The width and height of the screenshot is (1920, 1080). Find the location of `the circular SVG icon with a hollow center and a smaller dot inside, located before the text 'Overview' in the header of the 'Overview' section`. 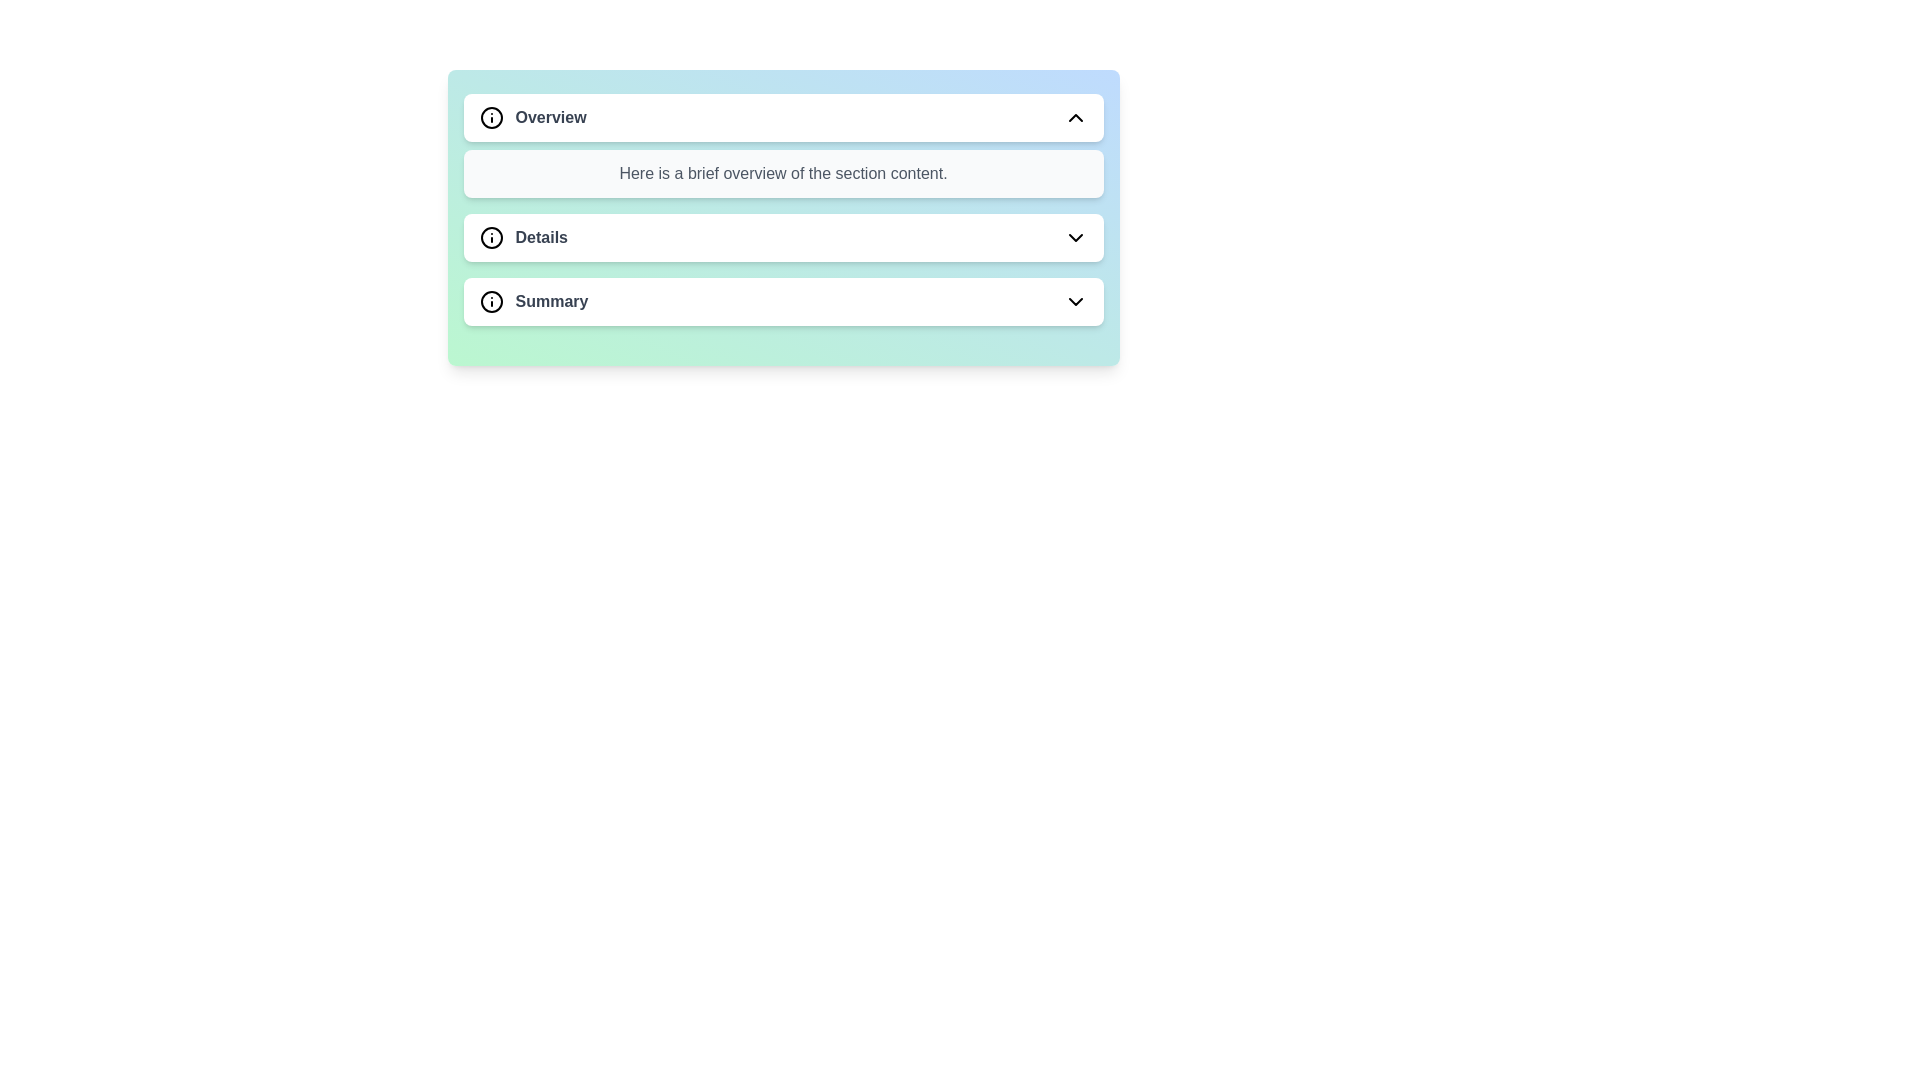

the circular SVG icon with a hollow center and a smaller dot inside, located before the text 'Overview' in the header of the 'Overview' section is located at coordinates (491, 118).